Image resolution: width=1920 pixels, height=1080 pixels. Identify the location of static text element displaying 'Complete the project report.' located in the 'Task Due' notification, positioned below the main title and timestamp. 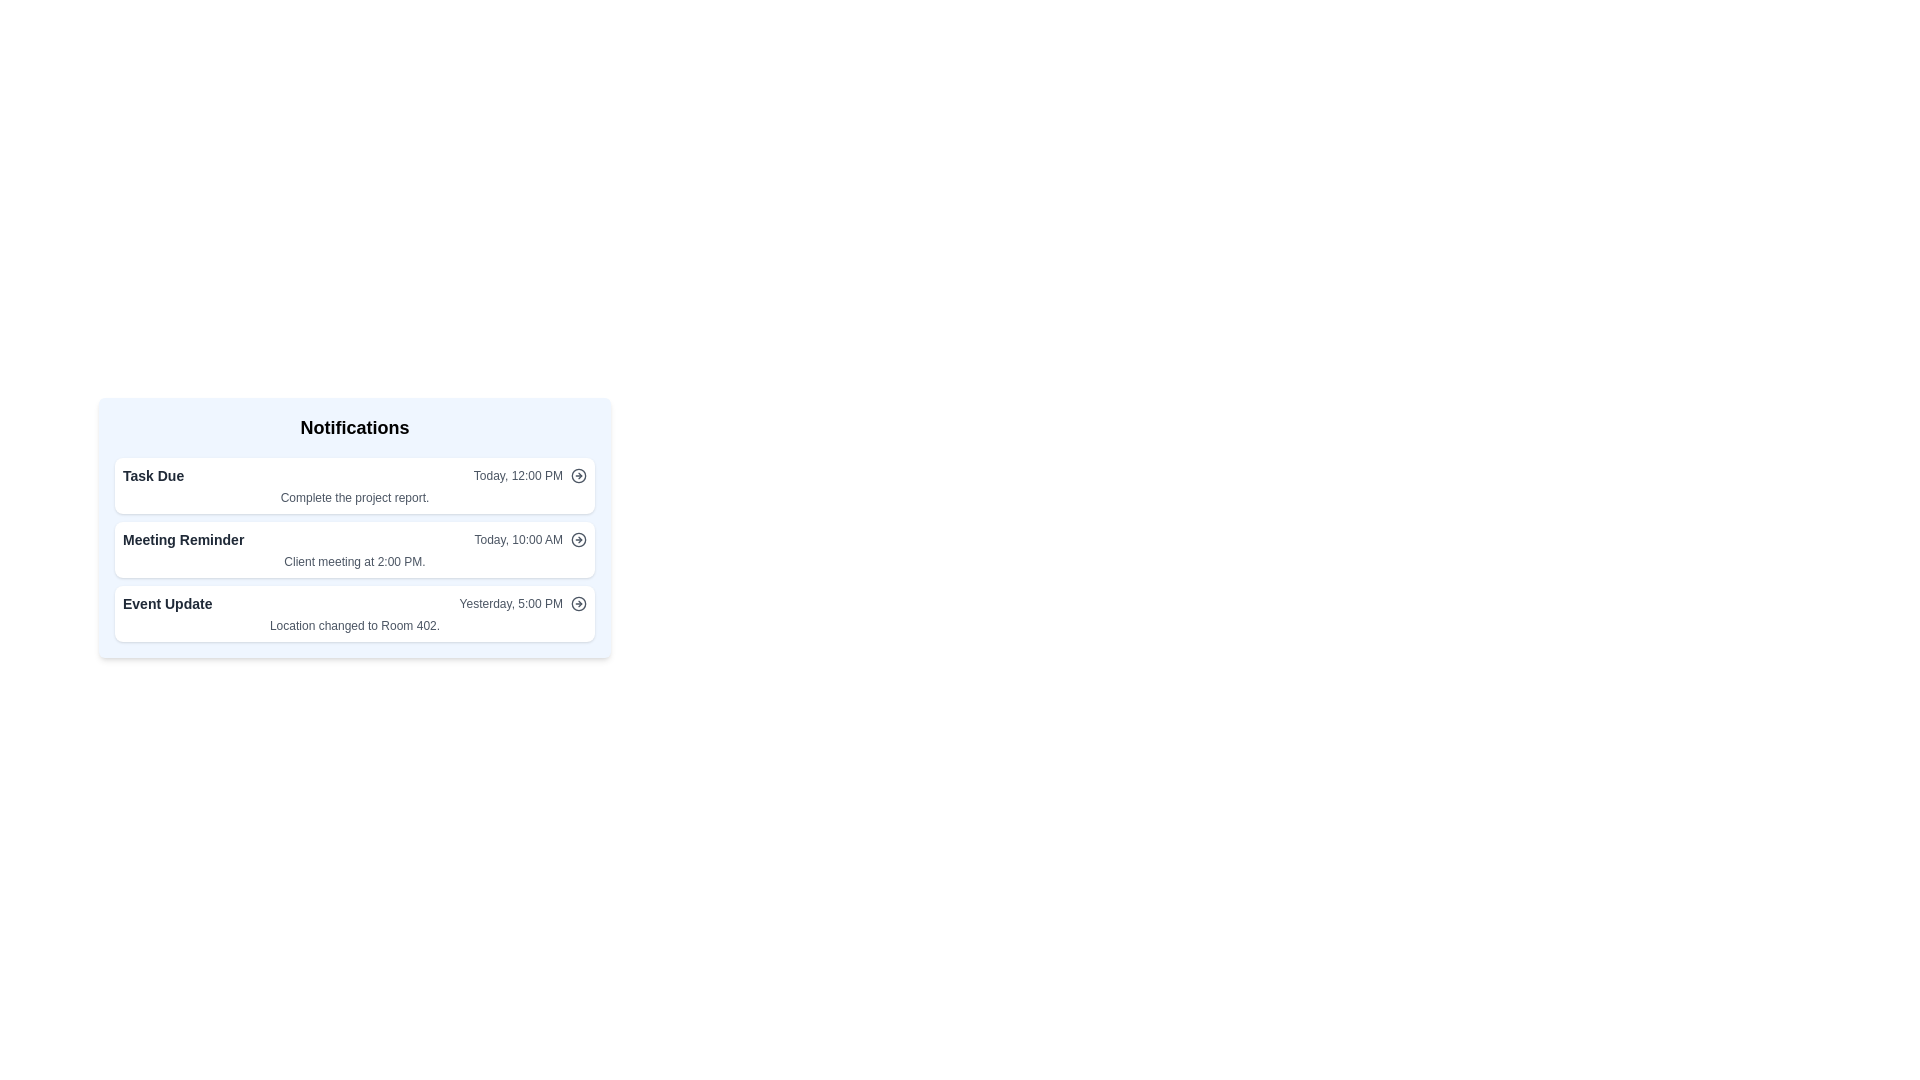
(355, 496).